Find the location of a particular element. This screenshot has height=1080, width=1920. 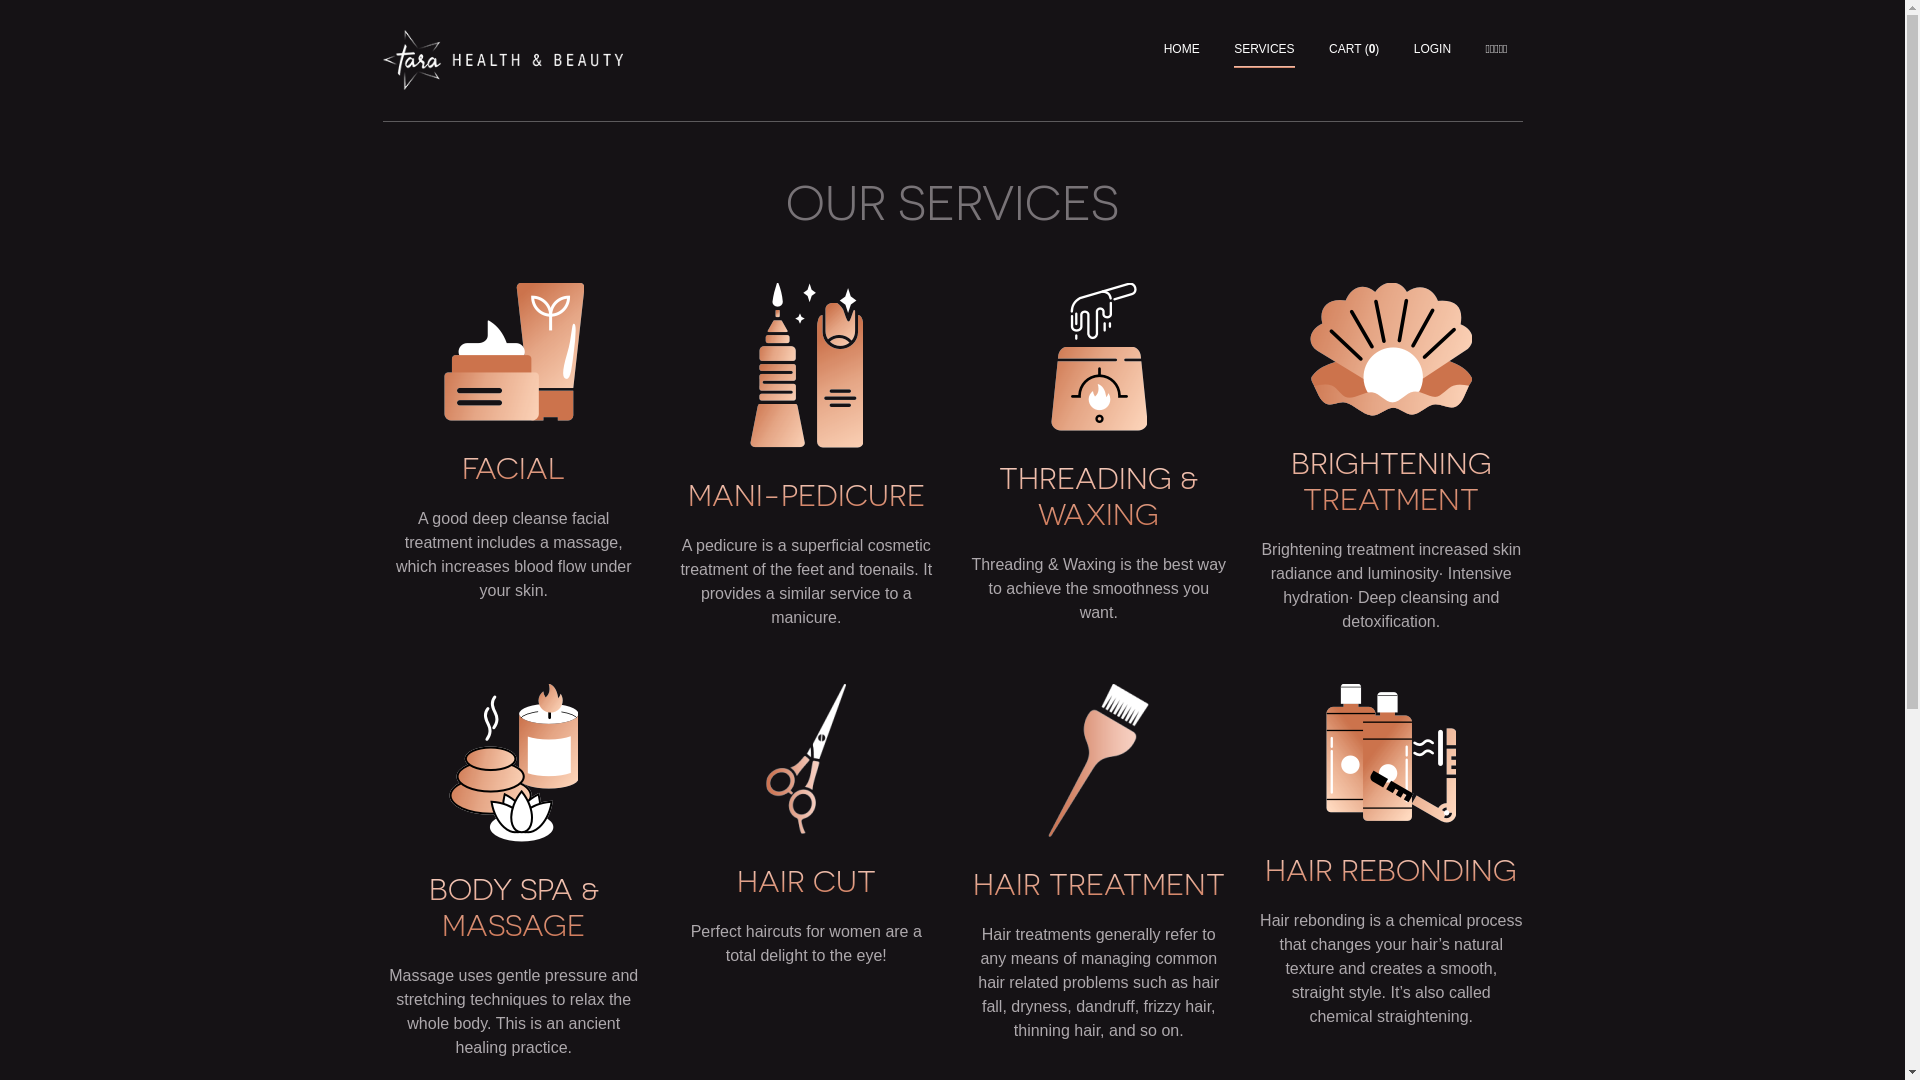

'LOGIN' is located at coordinates (1431, 48).